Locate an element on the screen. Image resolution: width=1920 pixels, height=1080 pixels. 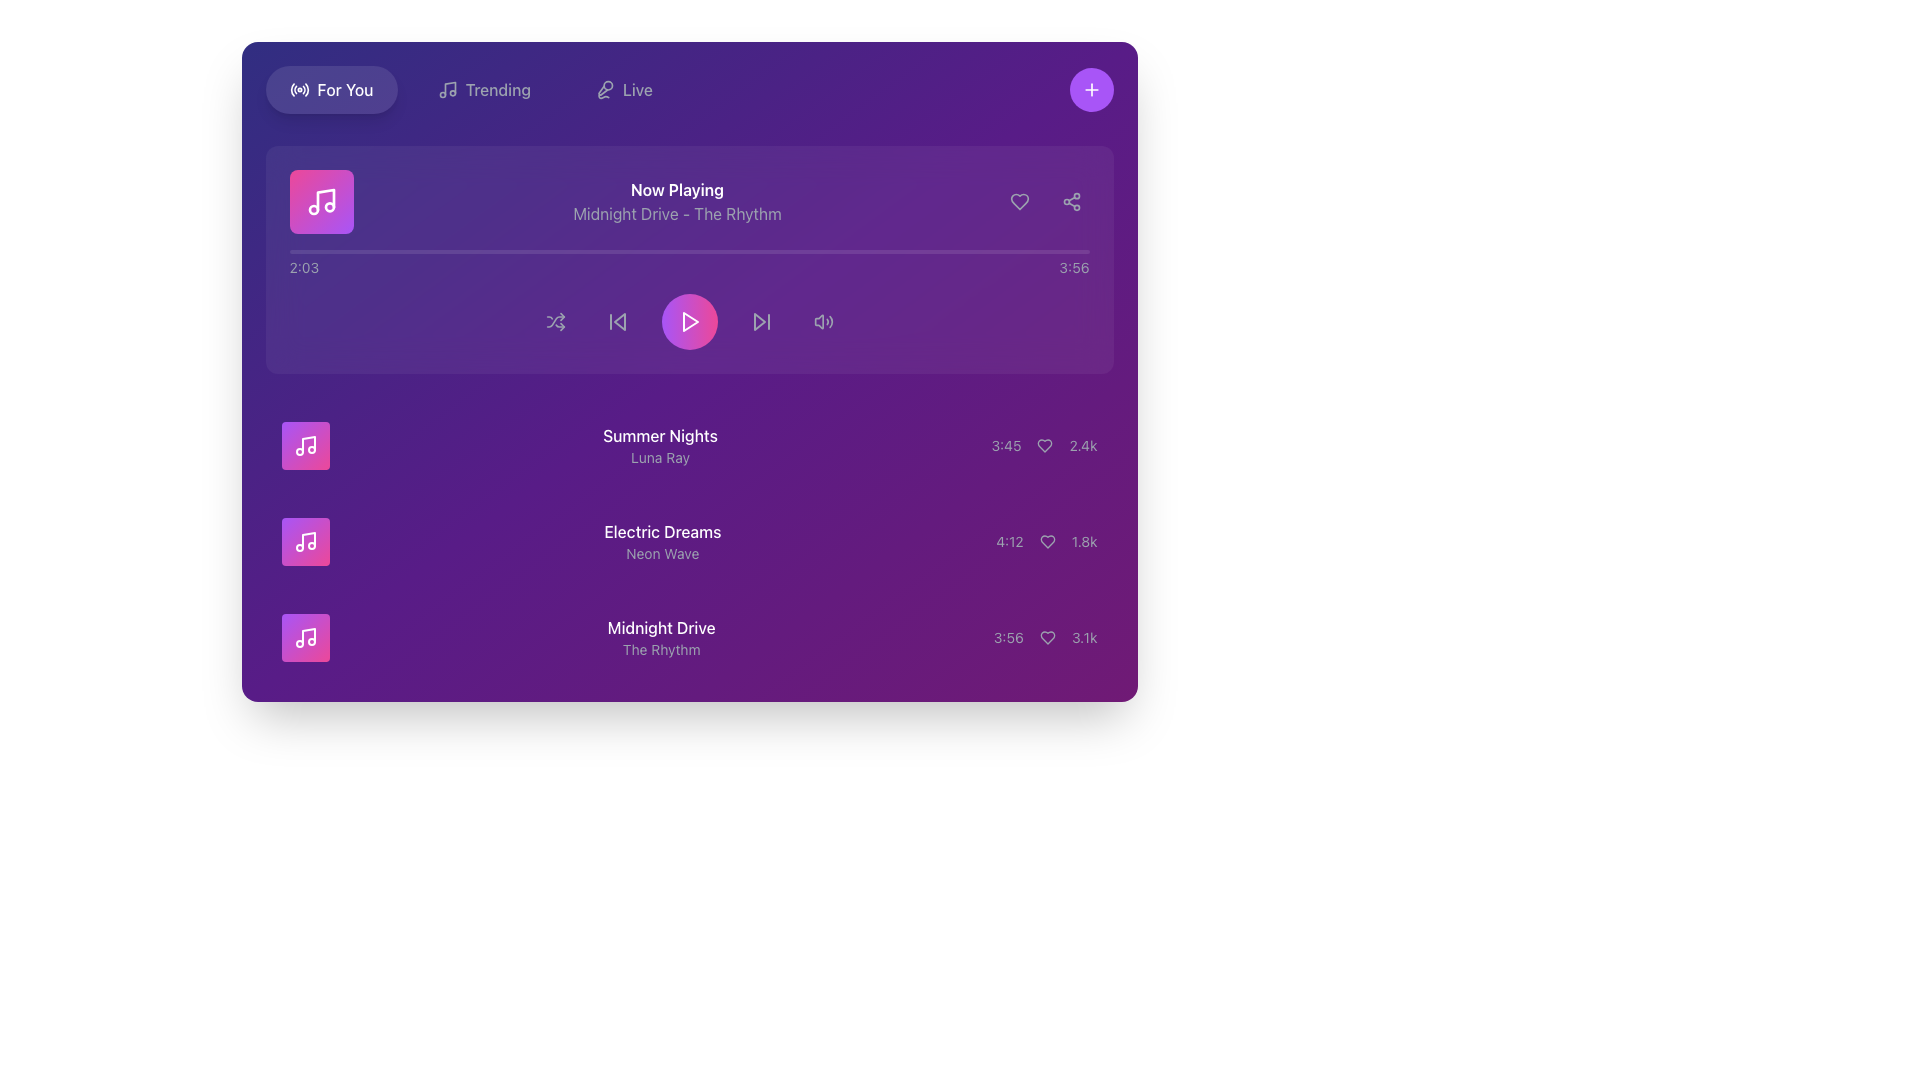
the heart icon located in the bottom-right corner adjacent to 'Midnight Drive' is located at coordinates (1046, 637).